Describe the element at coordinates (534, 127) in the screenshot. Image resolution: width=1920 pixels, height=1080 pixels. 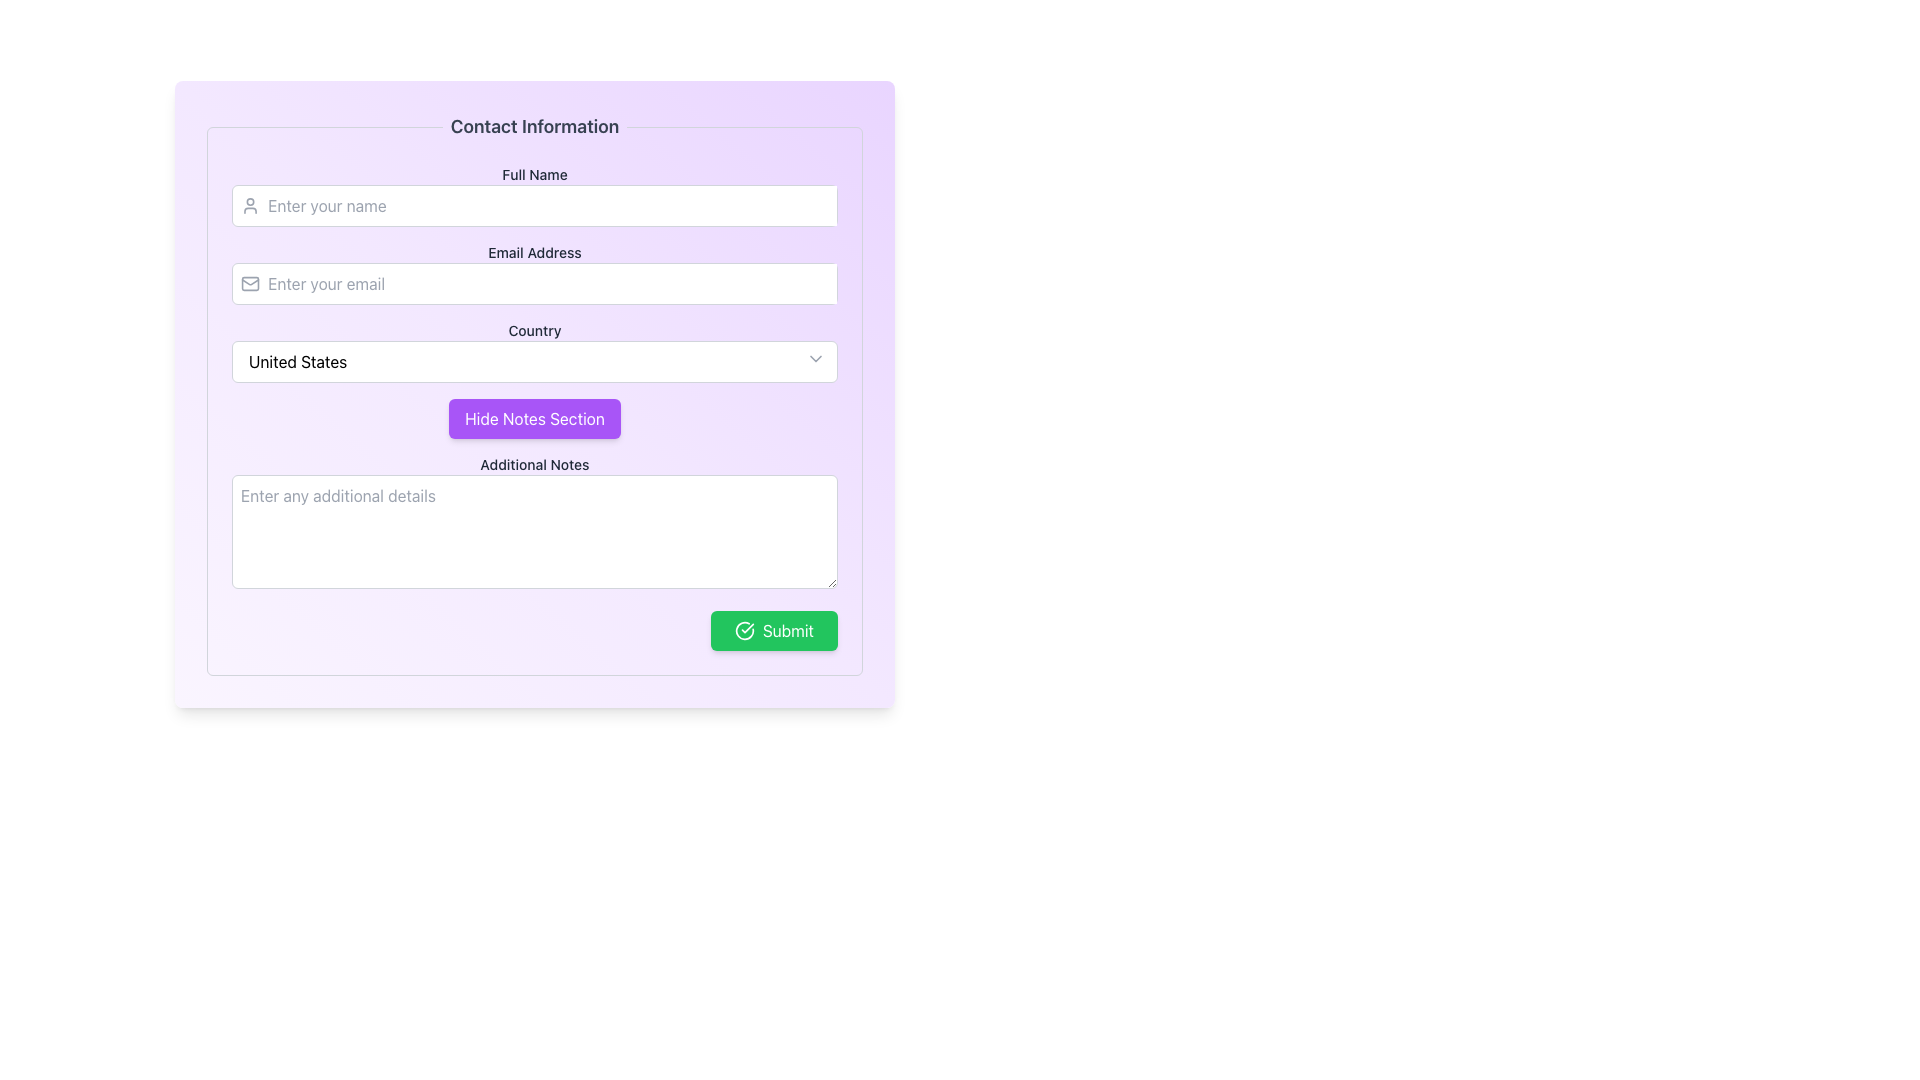
I see `the static header text label that indicates the section pertains to contact information, located at the top of the purple card interface` at that location.